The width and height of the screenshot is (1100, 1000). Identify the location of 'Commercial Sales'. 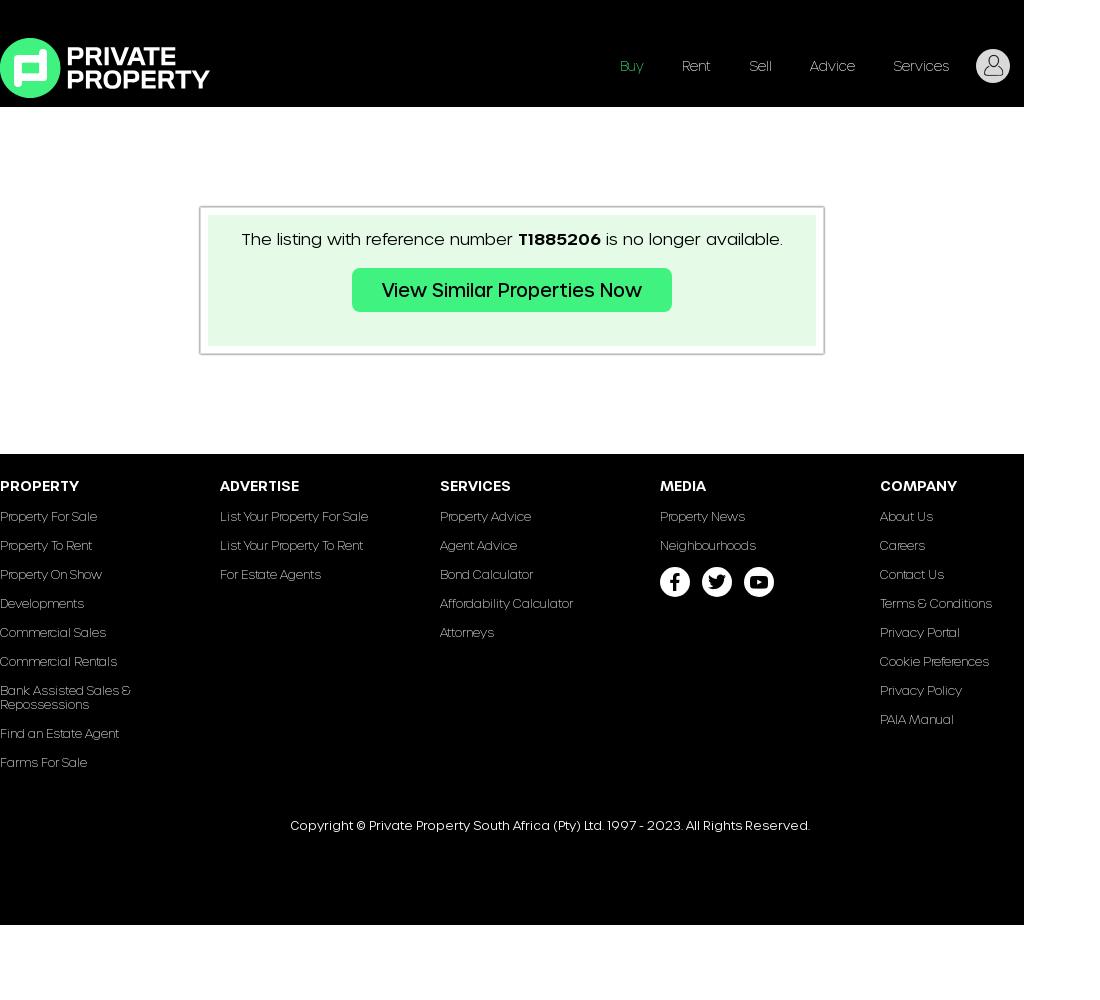
(52, 632).